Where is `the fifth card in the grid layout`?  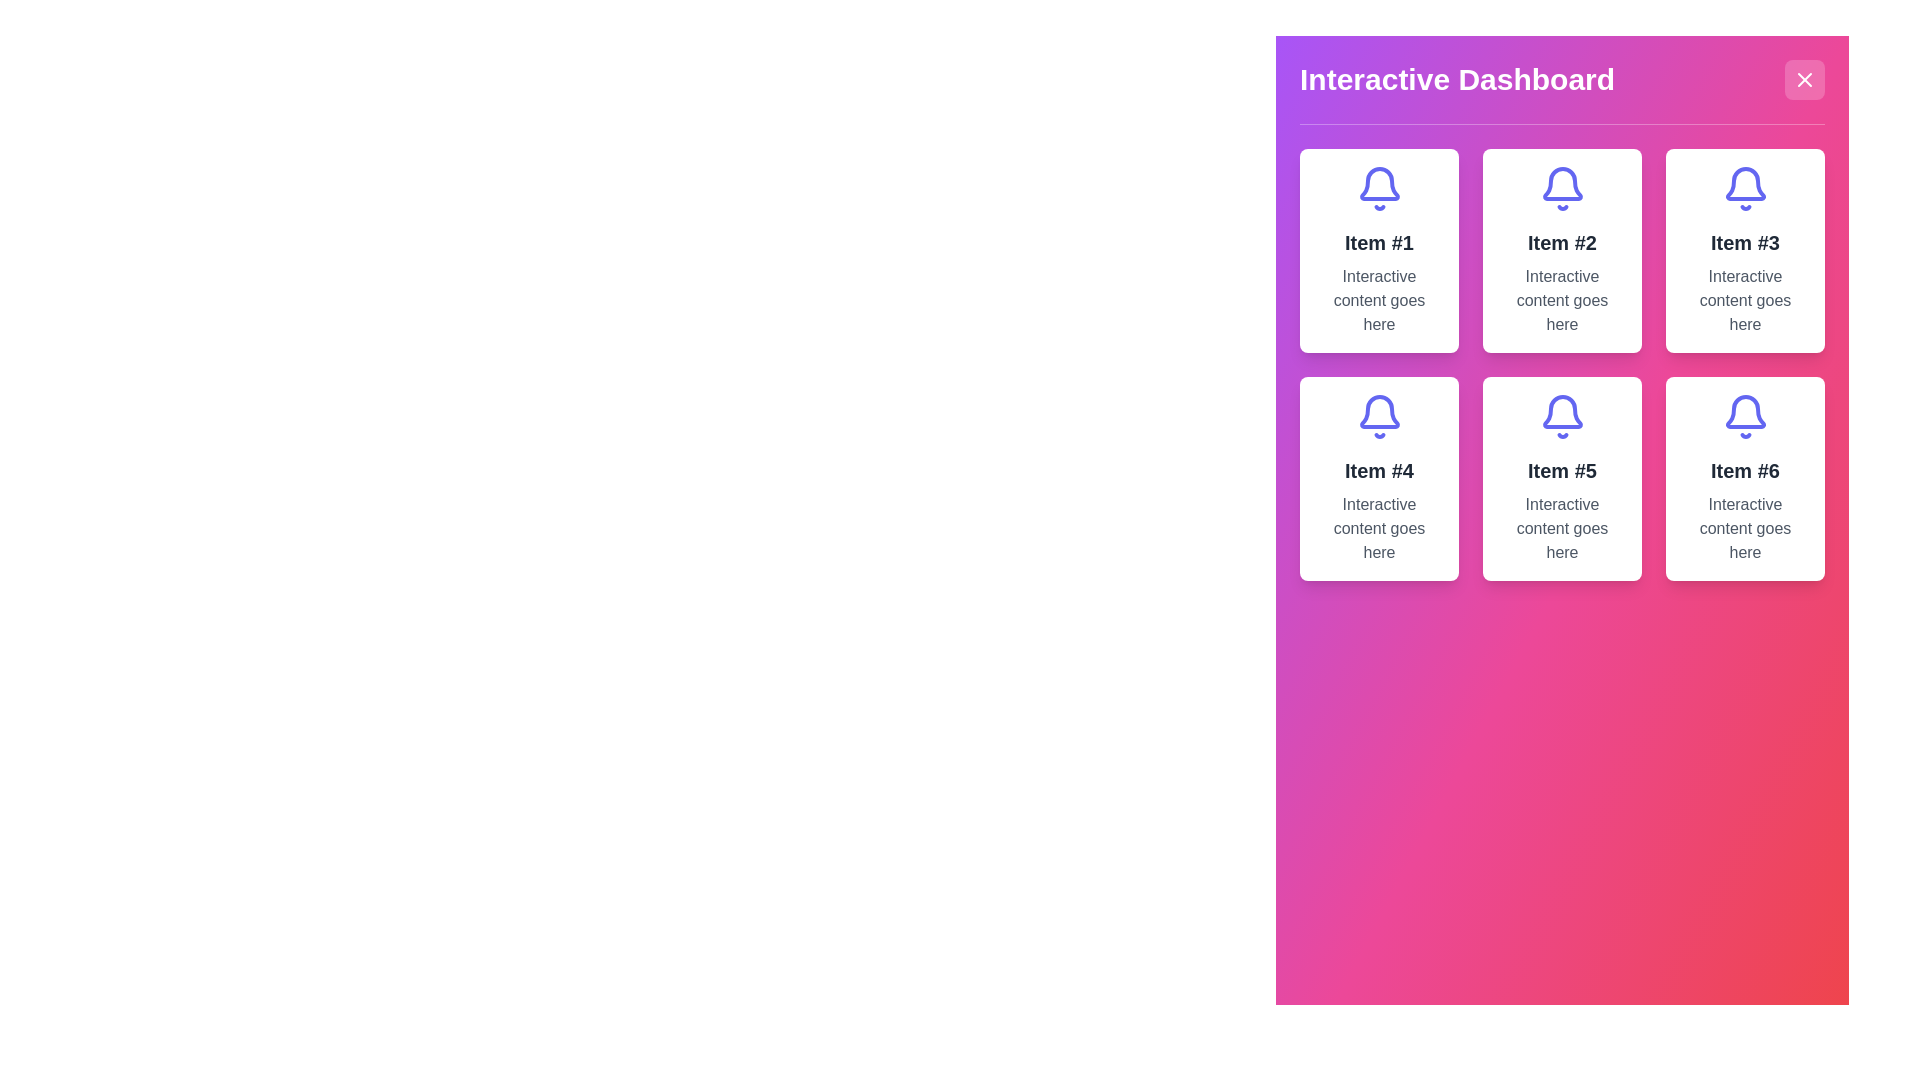
the fifth card in the grid layout is located at coordinates (1561, 478).